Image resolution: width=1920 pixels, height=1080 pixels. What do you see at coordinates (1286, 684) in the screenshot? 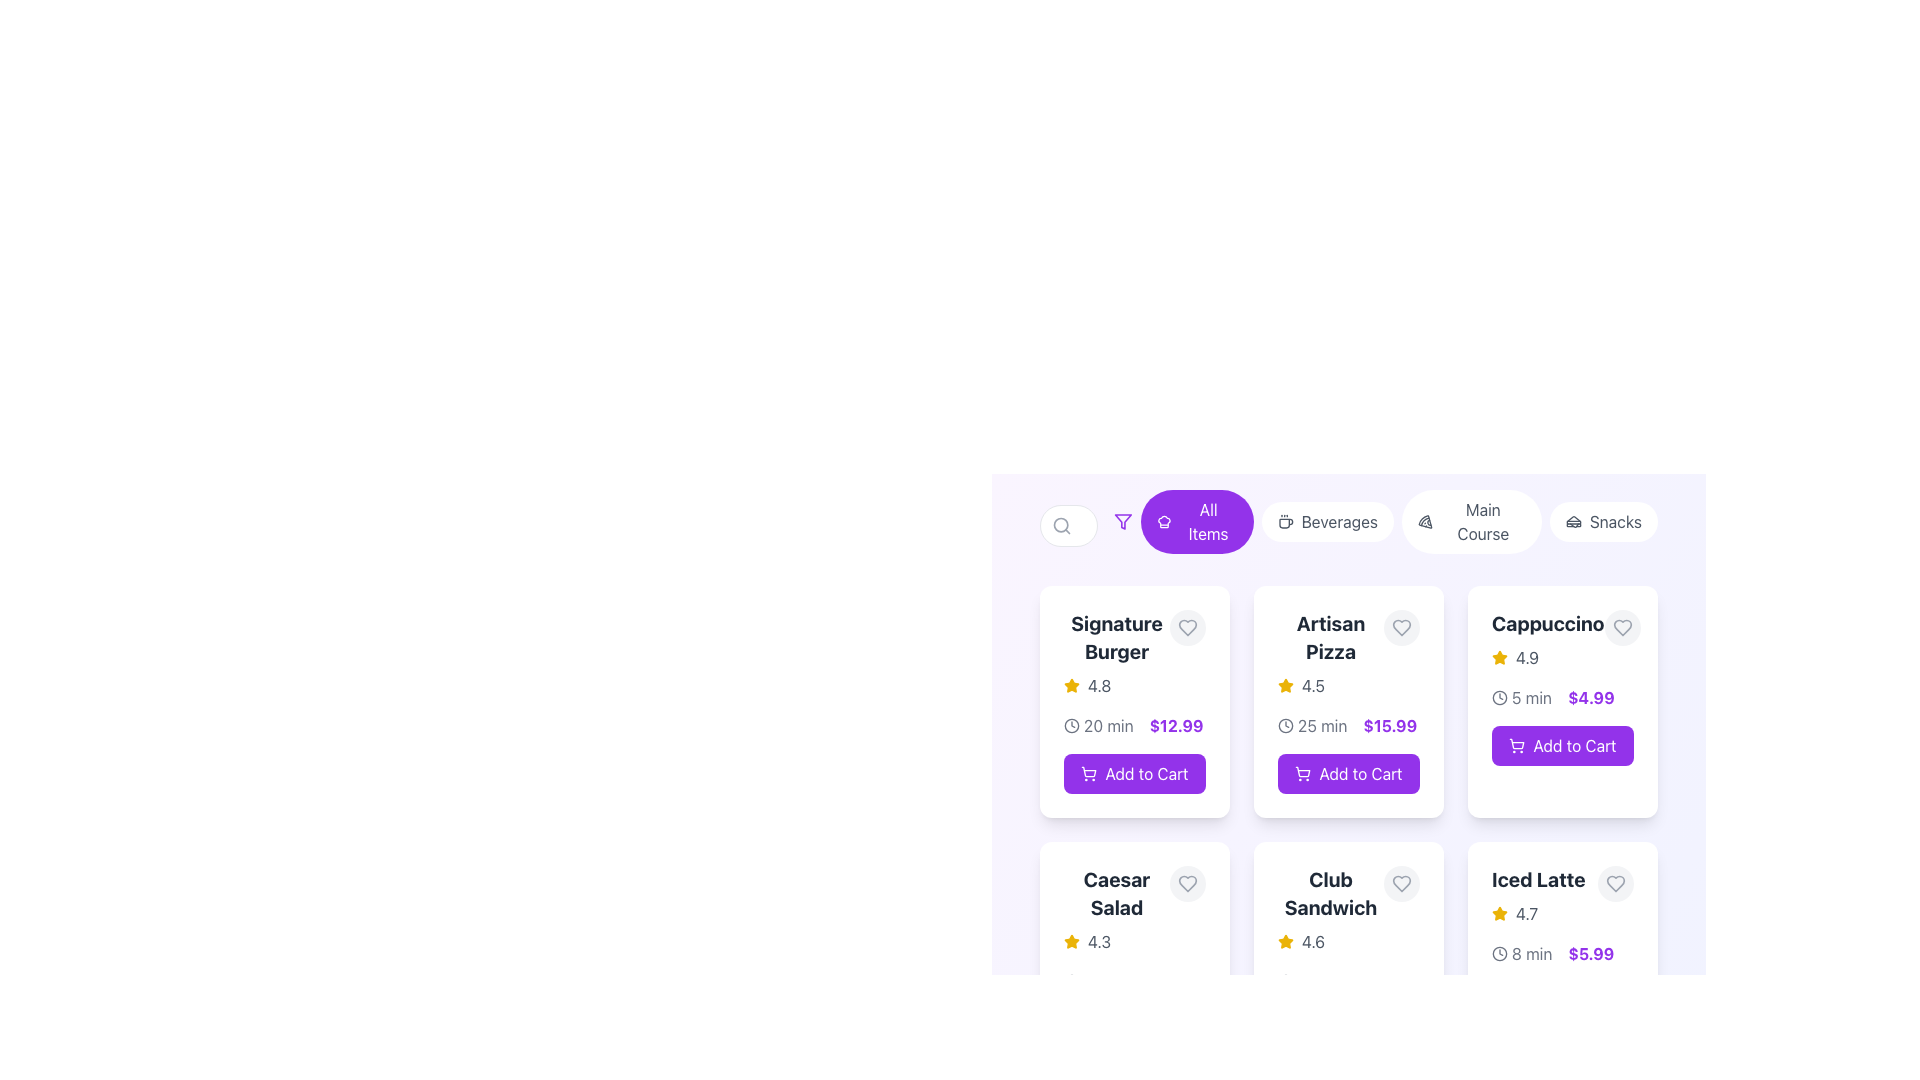
I see `the star-shaped icon within the SVG graphic, which is styled with a yellow fill color and represents a rating` at bounding box center [1286, 684].